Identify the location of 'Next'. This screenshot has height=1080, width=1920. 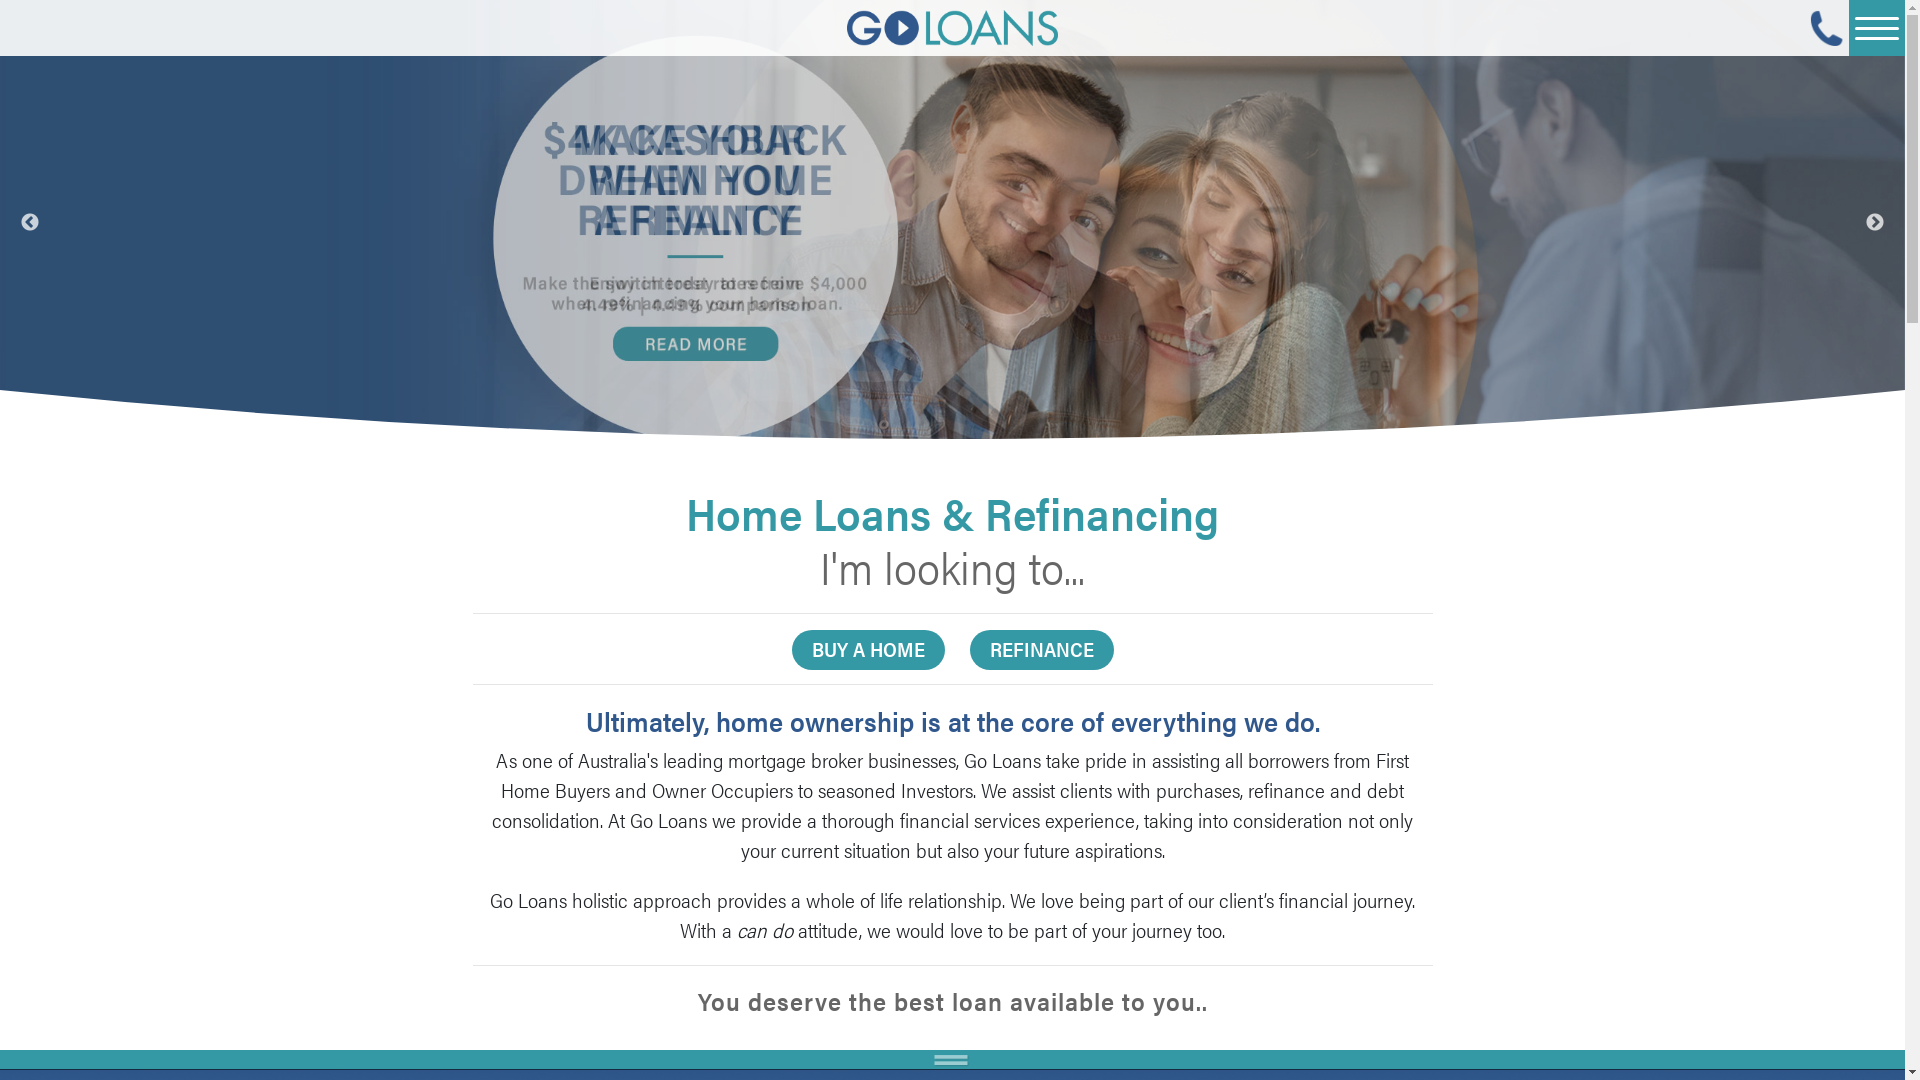
(1864, 222).